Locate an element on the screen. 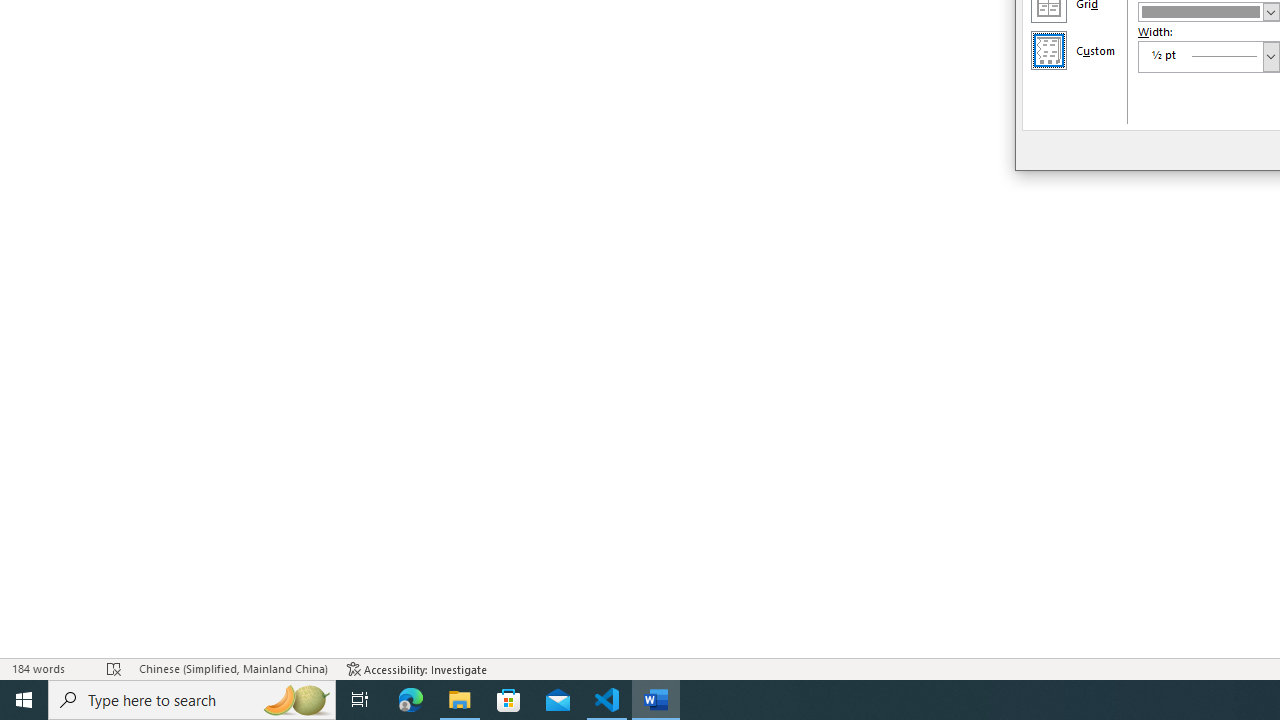  'Microsoft Store' is located at coordinates (509, 698).